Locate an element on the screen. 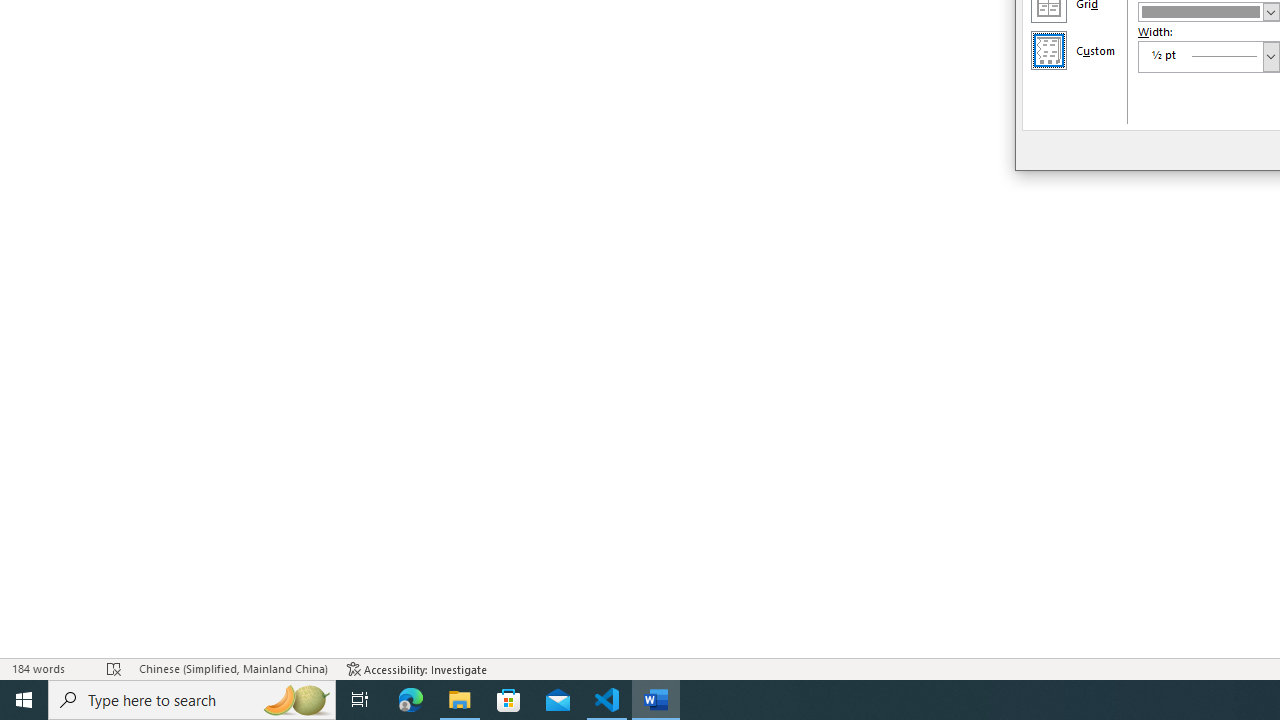  'Microsoft Store' is located at coordinates (509, 698).